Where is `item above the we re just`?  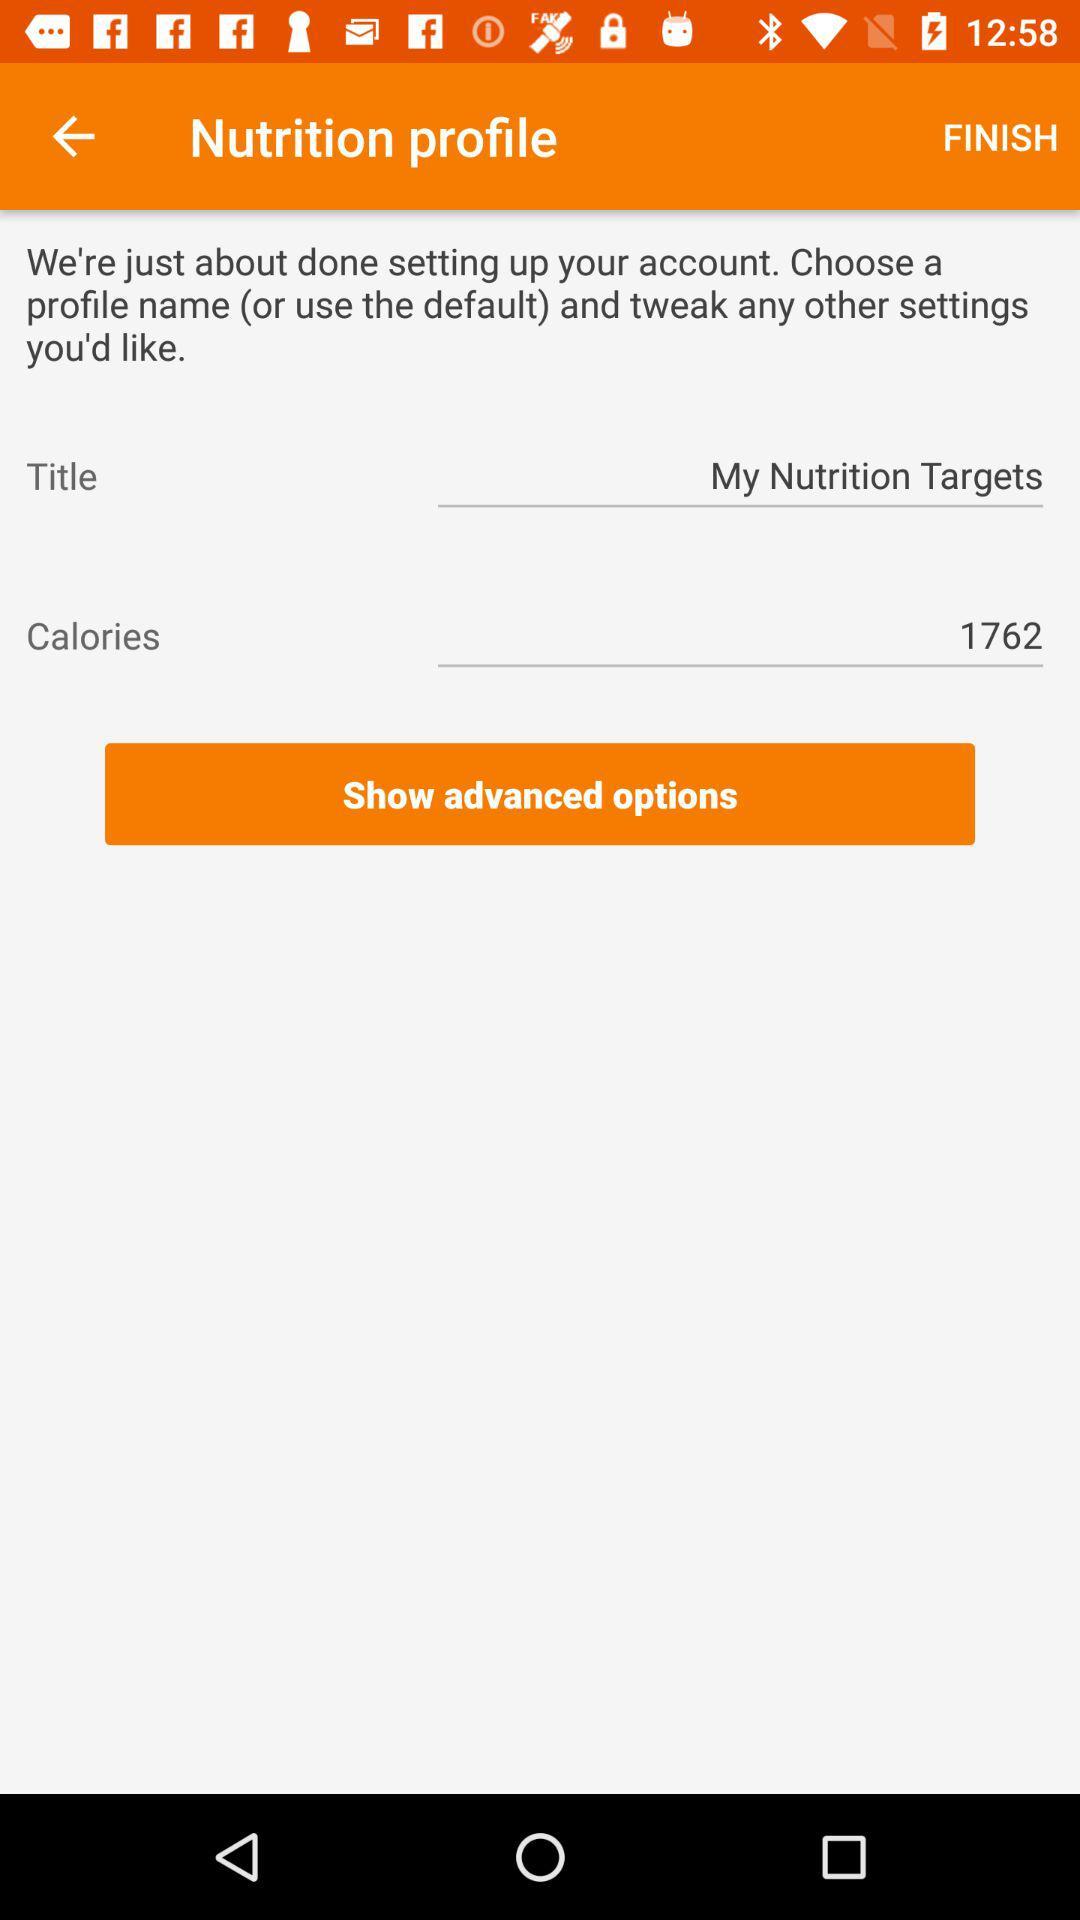 item above the we re just is located at coordinates (72, 135).